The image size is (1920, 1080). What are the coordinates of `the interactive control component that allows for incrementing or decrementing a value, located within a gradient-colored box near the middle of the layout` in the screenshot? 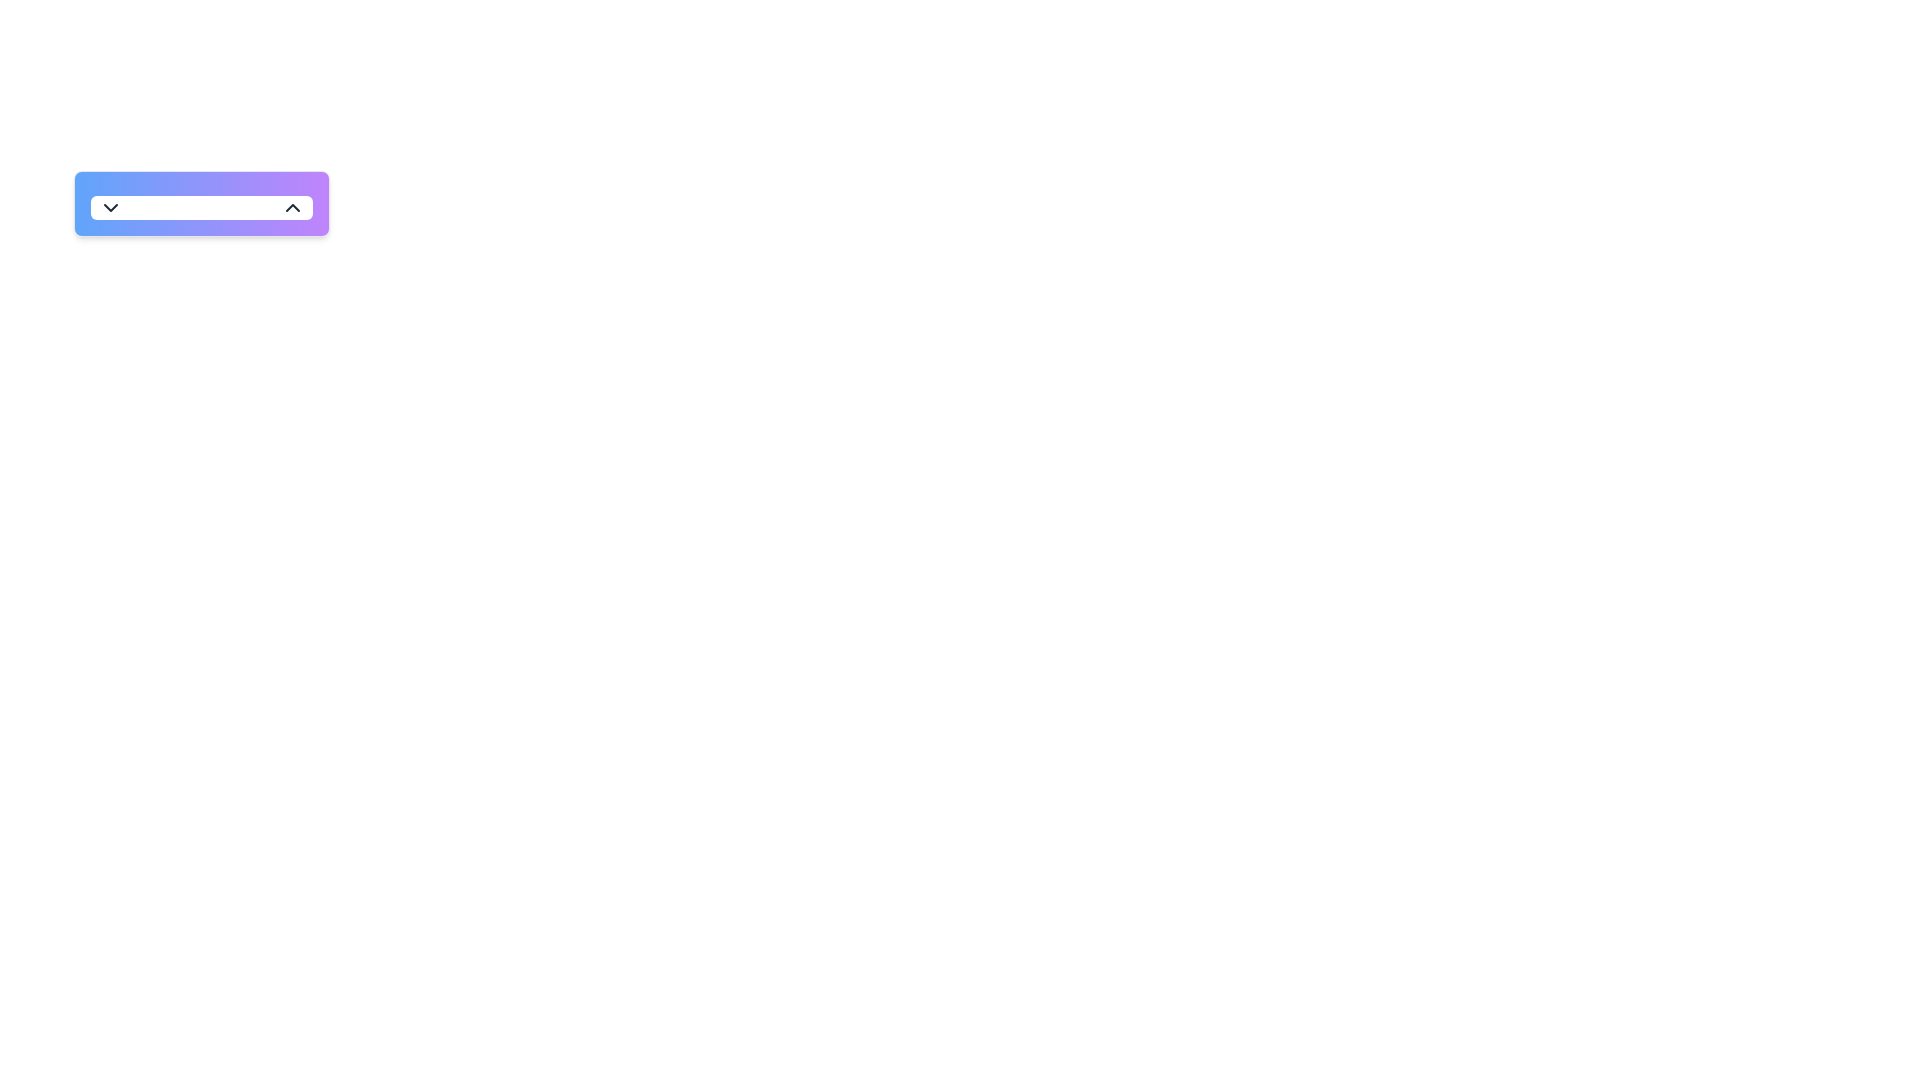 It's located at (201, 208).